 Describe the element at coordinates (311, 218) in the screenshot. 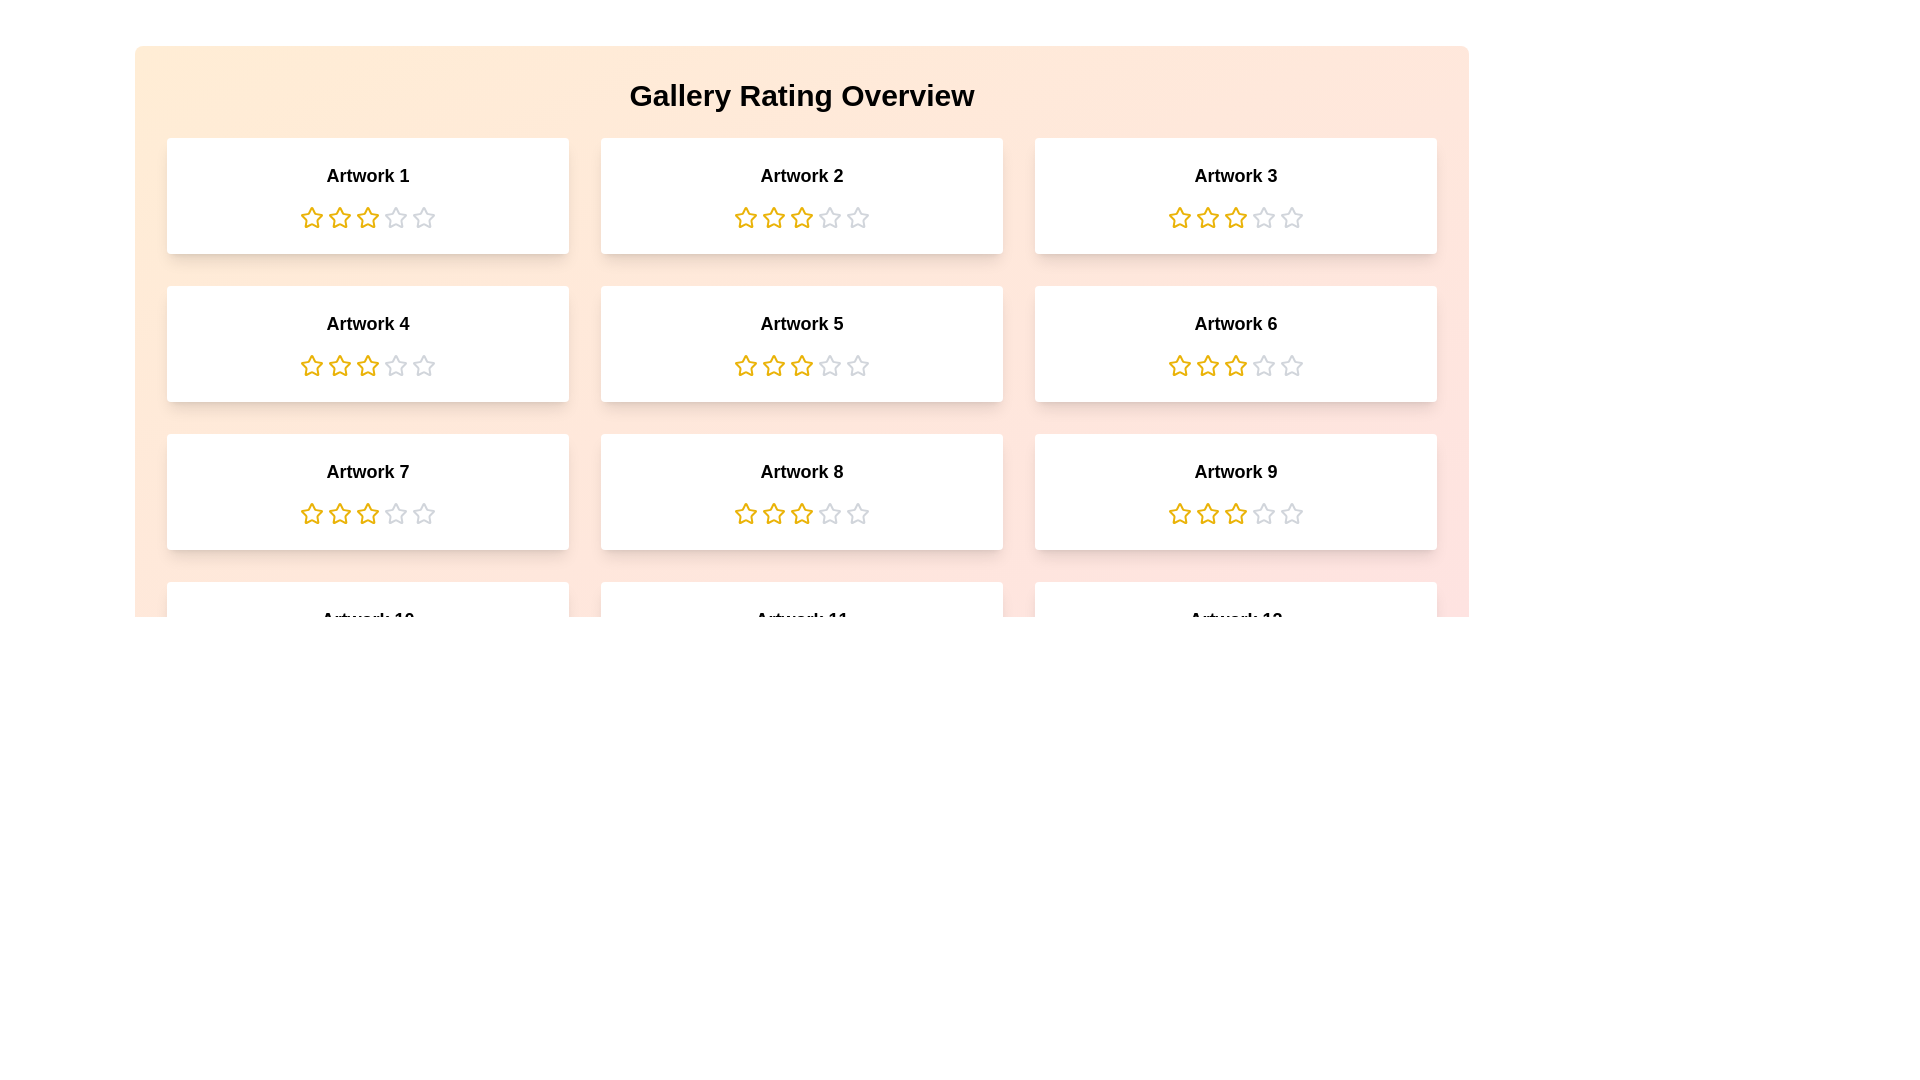

I see `the rating of an artwork to 1 stars by clicking the corresponding star` at that location.